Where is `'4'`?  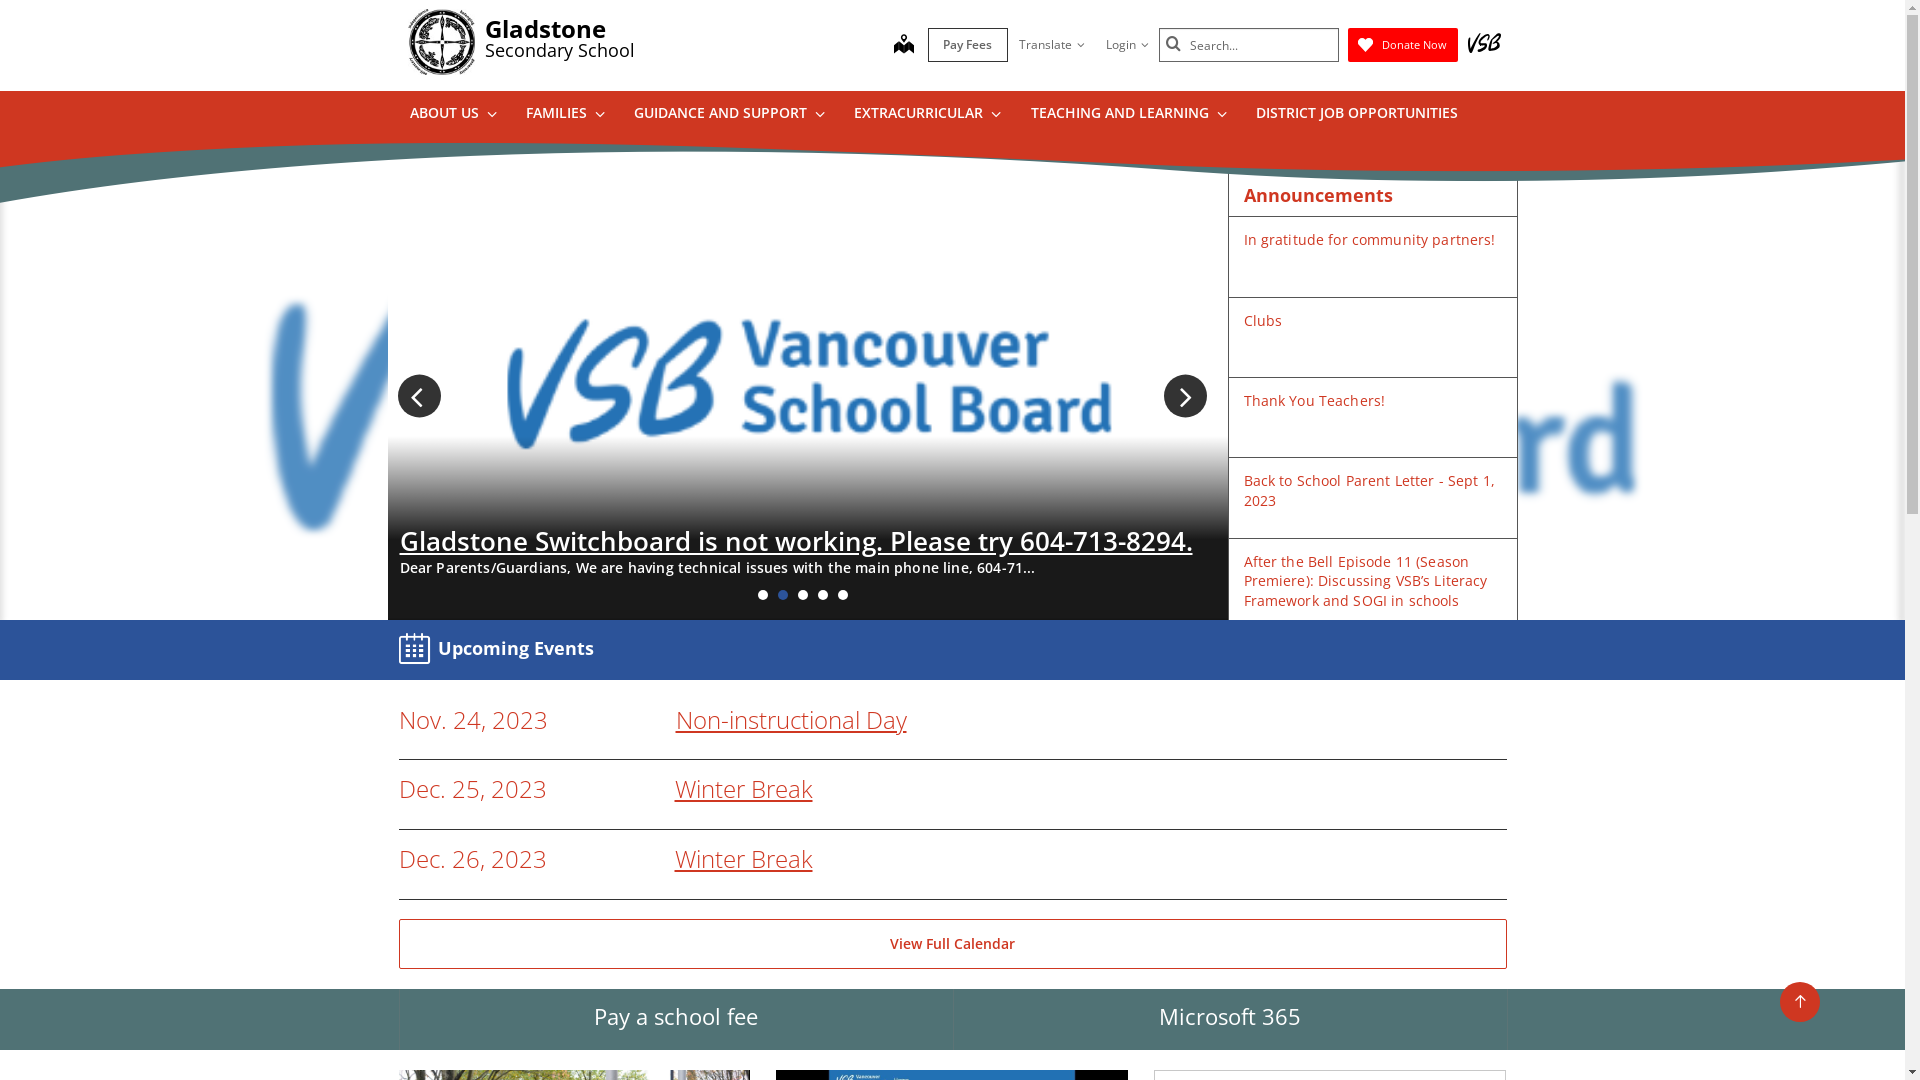 '4' is located at coordinates (822, 593).